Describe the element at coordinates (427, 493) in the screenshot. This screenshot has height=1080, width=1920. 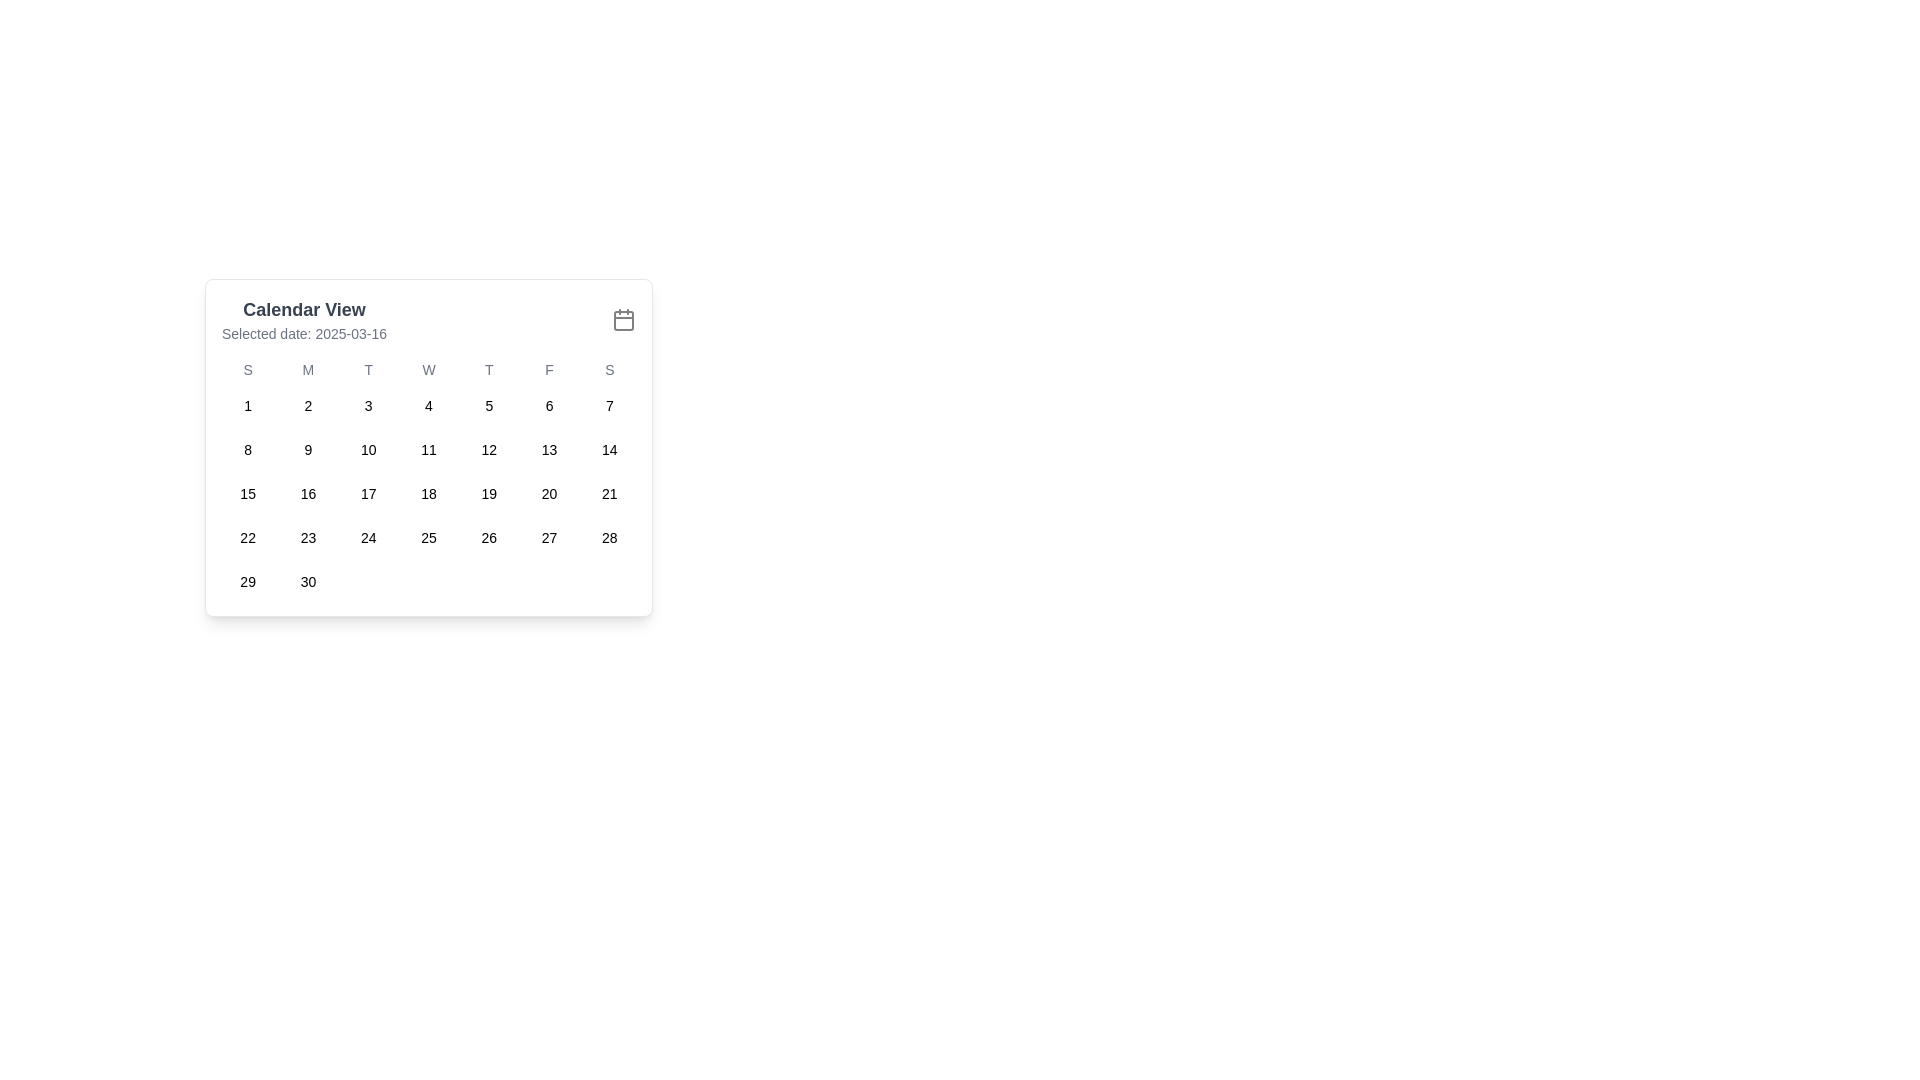
I see `the clickable element representing the 18th day of the month in the calendar view` at that location.